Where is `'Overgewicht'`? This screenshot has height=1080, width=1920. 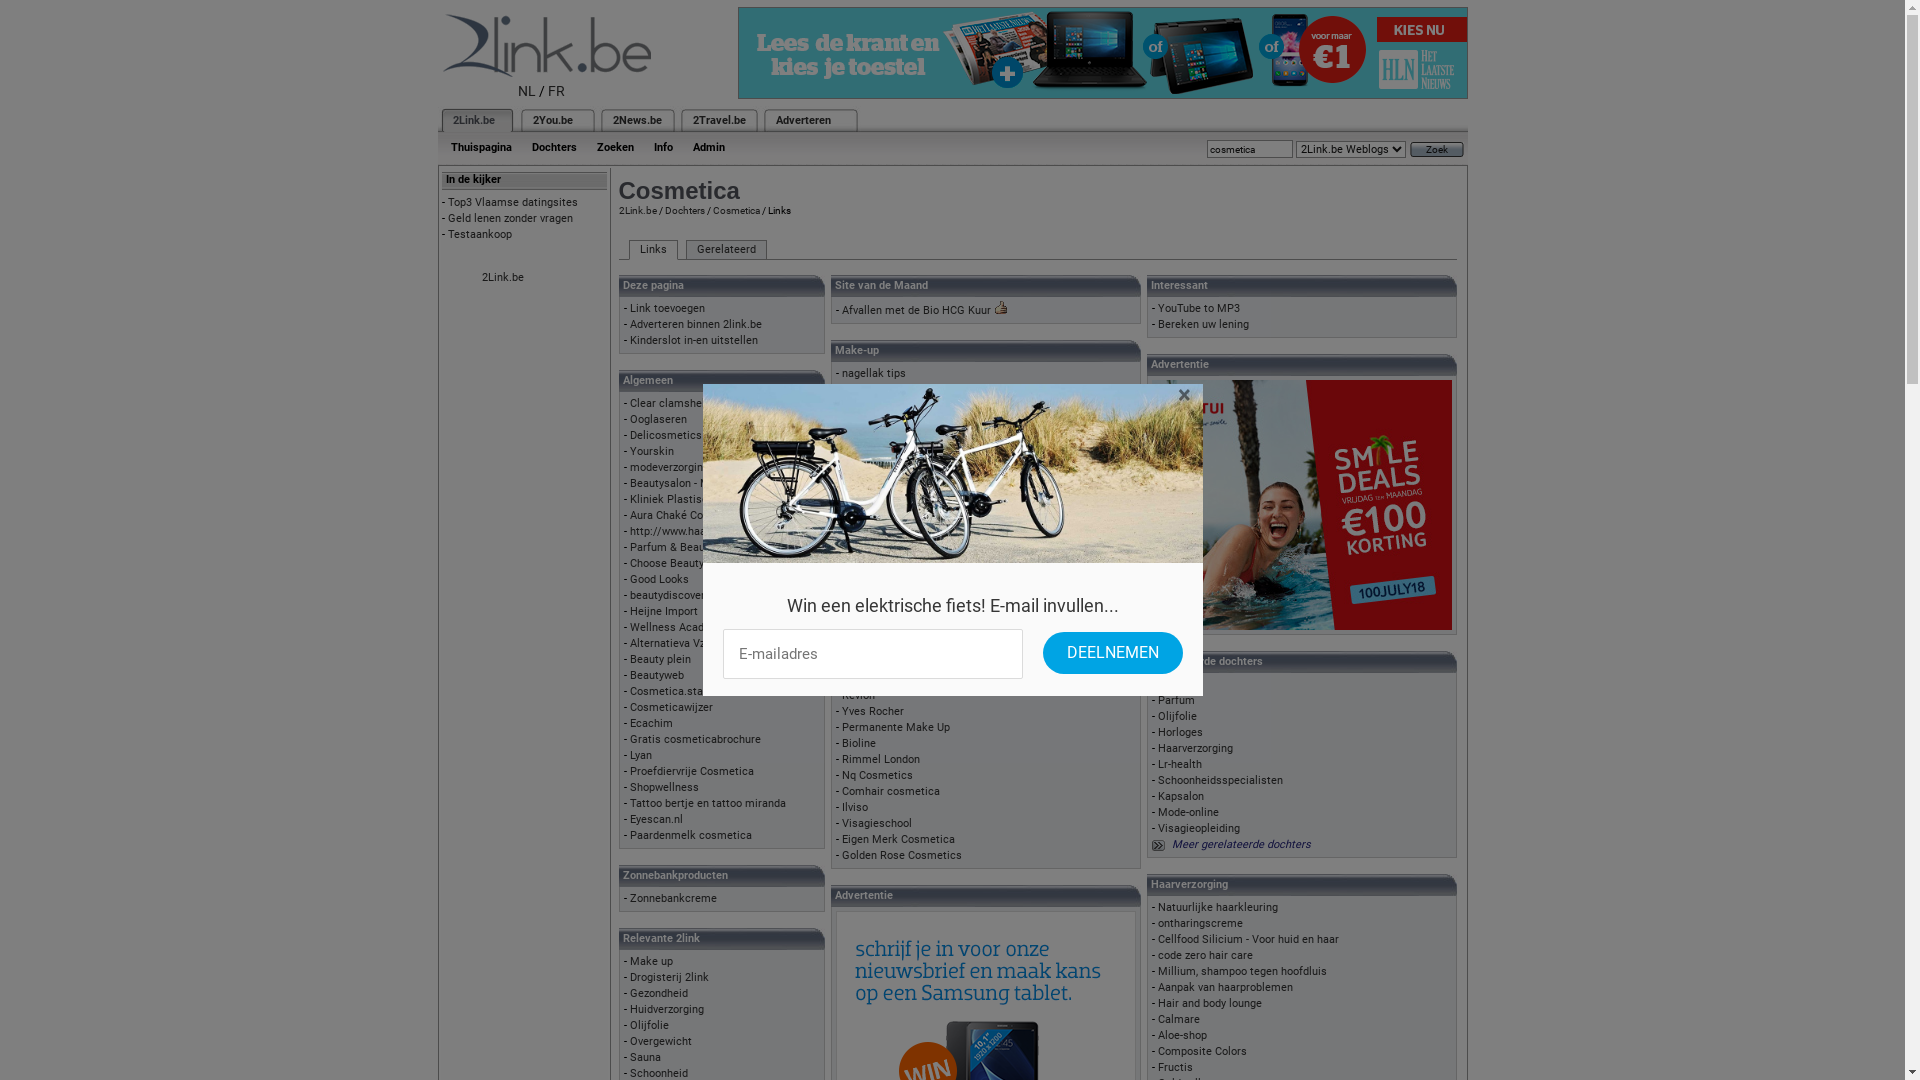 'Overgewicht' is located at coordinates (661, 1040).